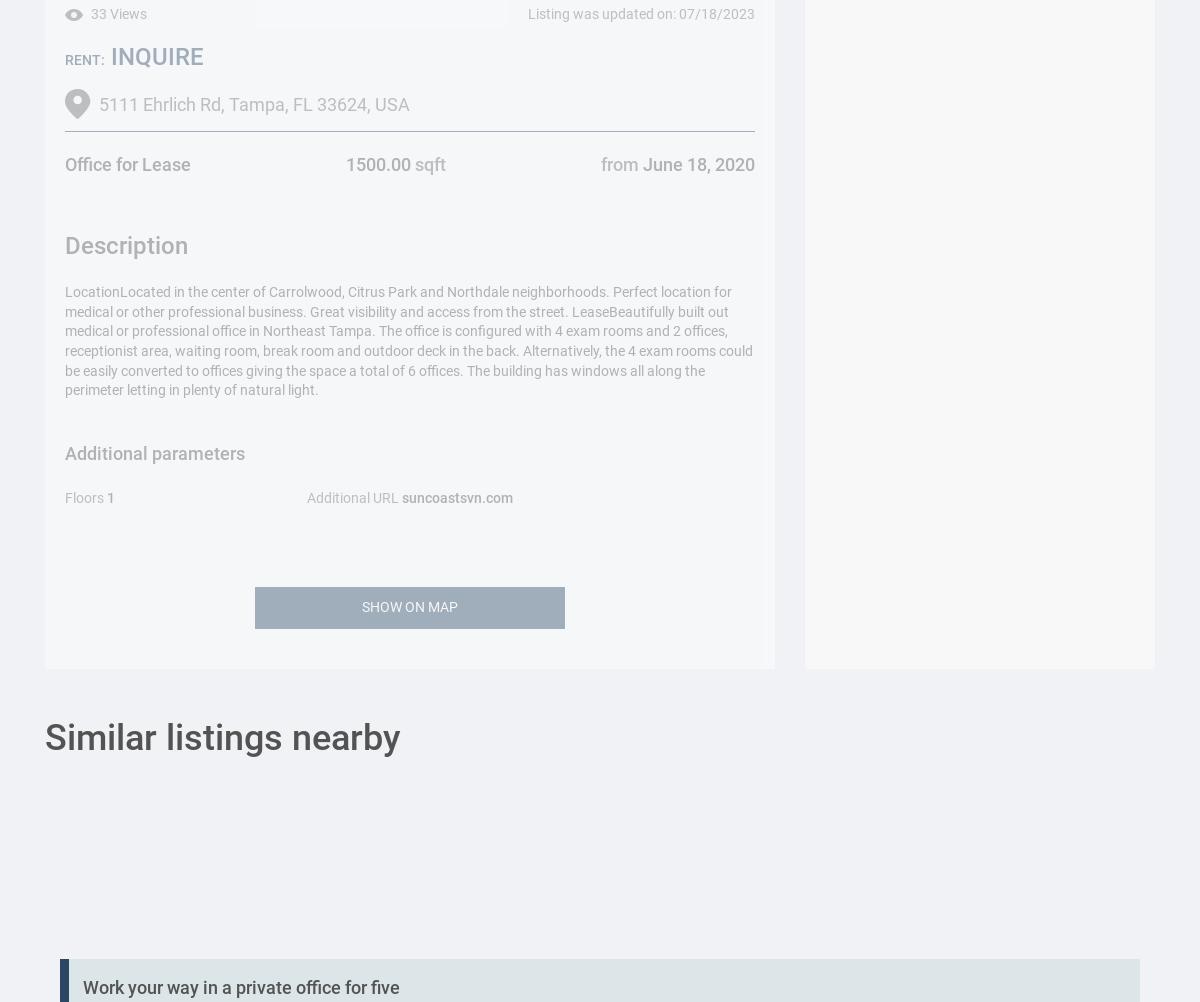 This screenshot has height=1002, width=1200. Describe the element at coordinates (119, 14) in the screenshot. I see `'33 Views'` at that location.